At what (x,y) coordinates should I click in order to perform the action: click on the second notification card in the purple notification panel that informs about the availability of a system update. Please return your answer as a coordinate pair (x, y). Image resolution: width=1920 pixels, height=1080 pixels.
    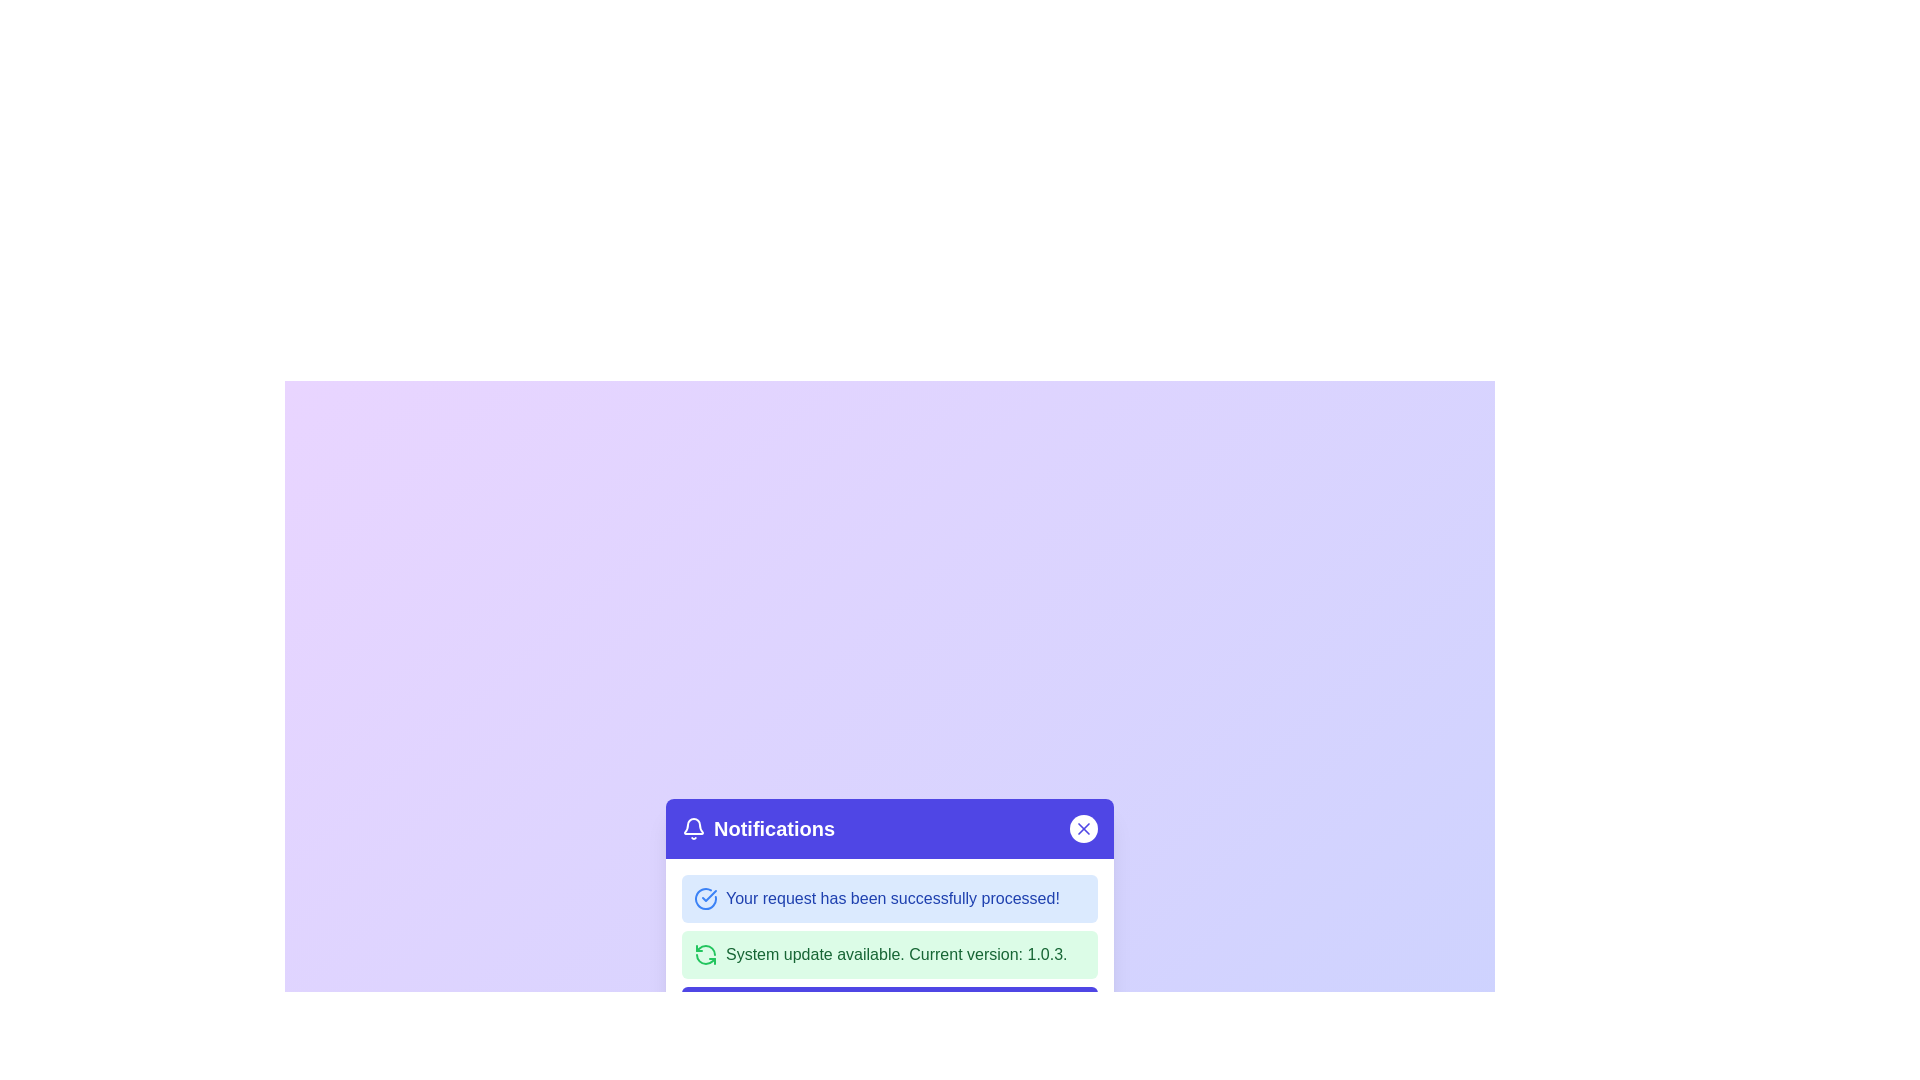
    Looking at the image, I should click on (888, 954).